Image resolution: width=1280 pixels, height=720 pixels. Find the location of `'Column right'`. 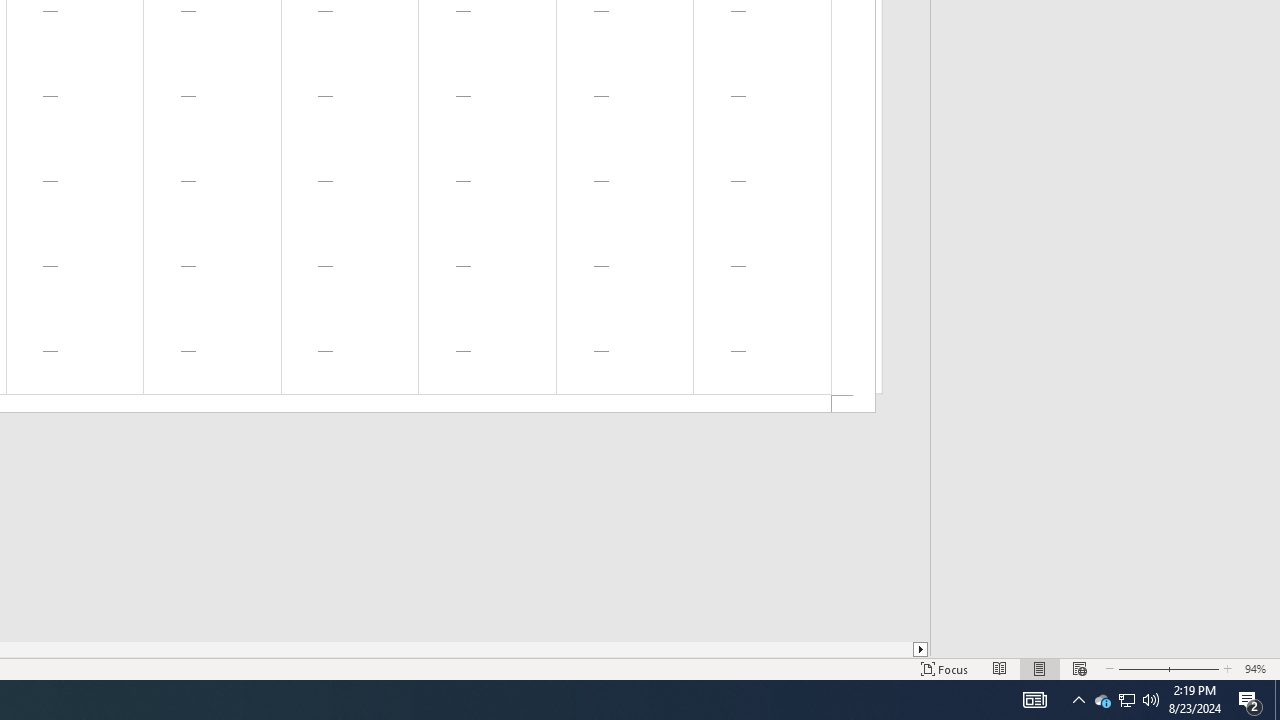

'Column right' is located at coordinates (920, 649).